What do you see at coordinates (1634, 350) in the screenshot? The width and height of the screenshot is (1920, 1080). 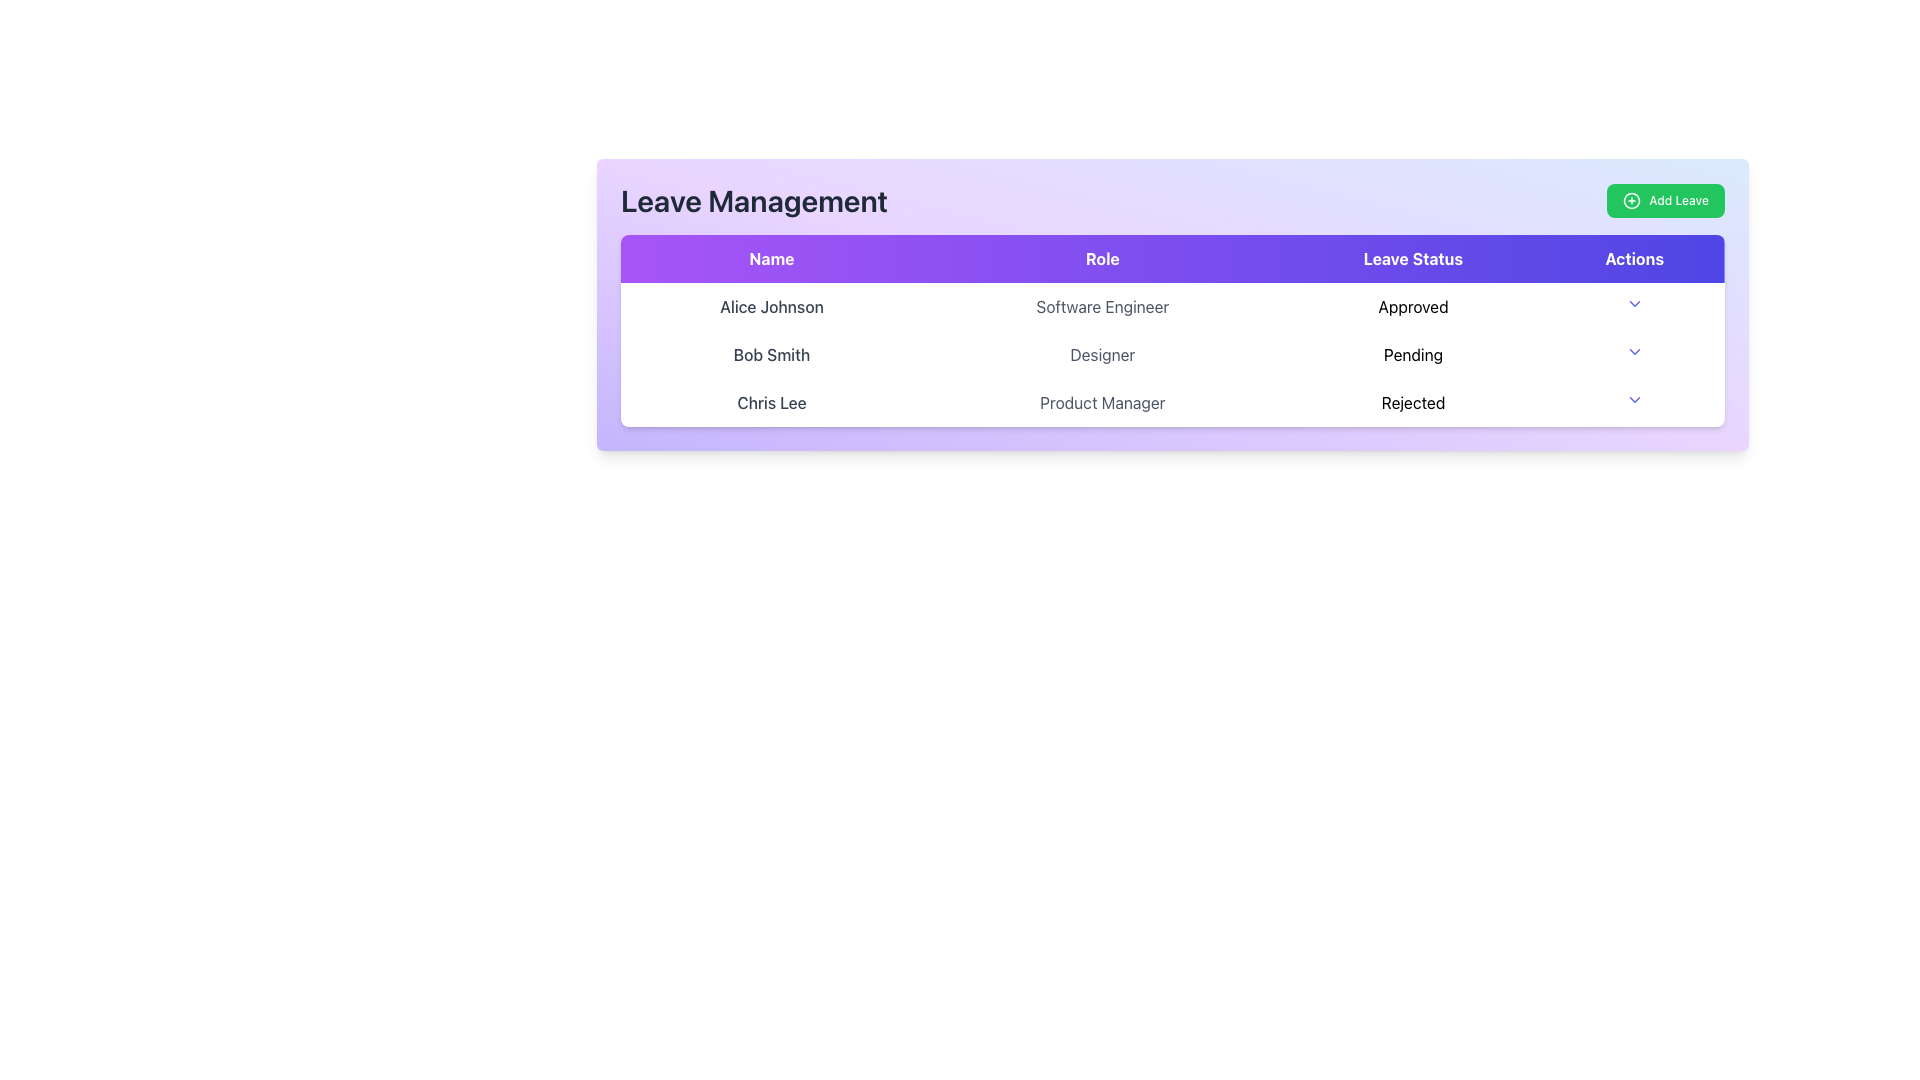 I see `the dropdown toggler in the 'Actions' column of the second row` at bounding box center [1634, 350].